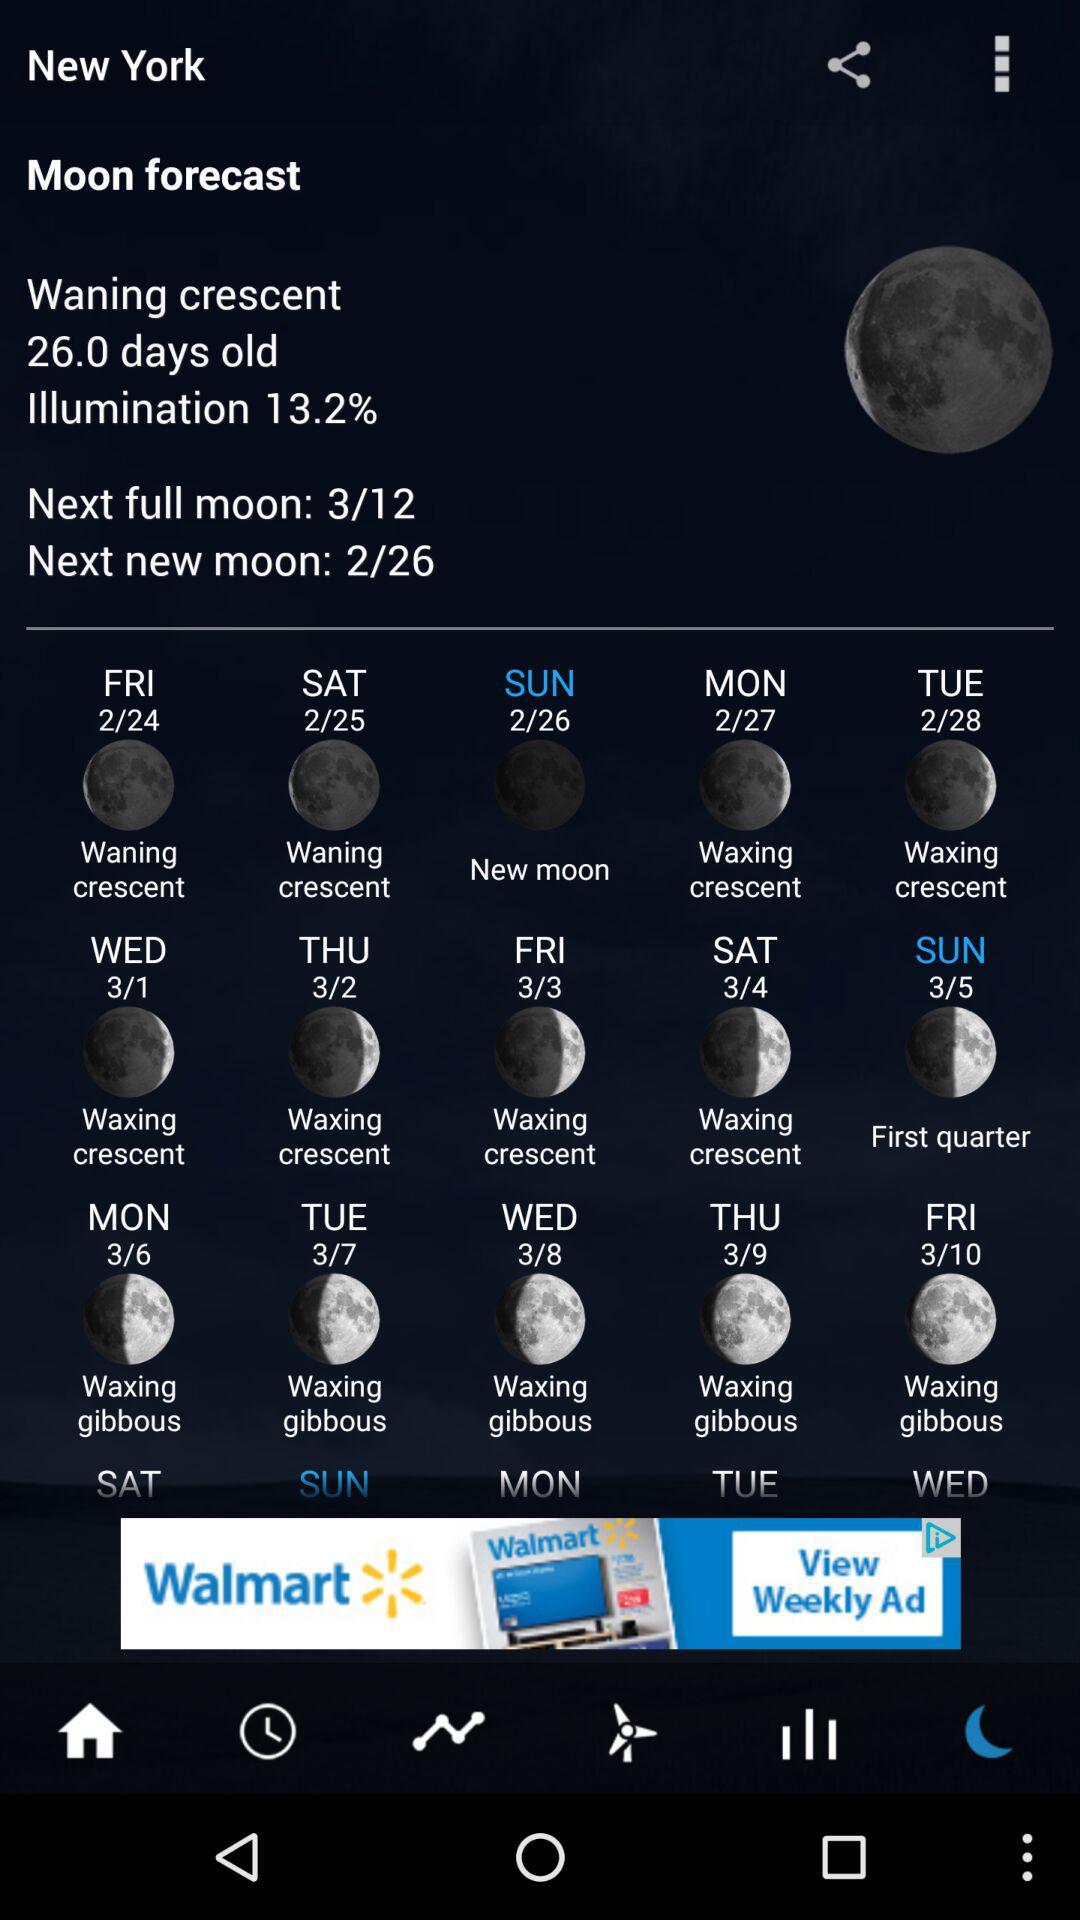  What do you see at coordinates (270, 1728) in the screenshot?
I see `time option` at bounding box center [270, 1728].